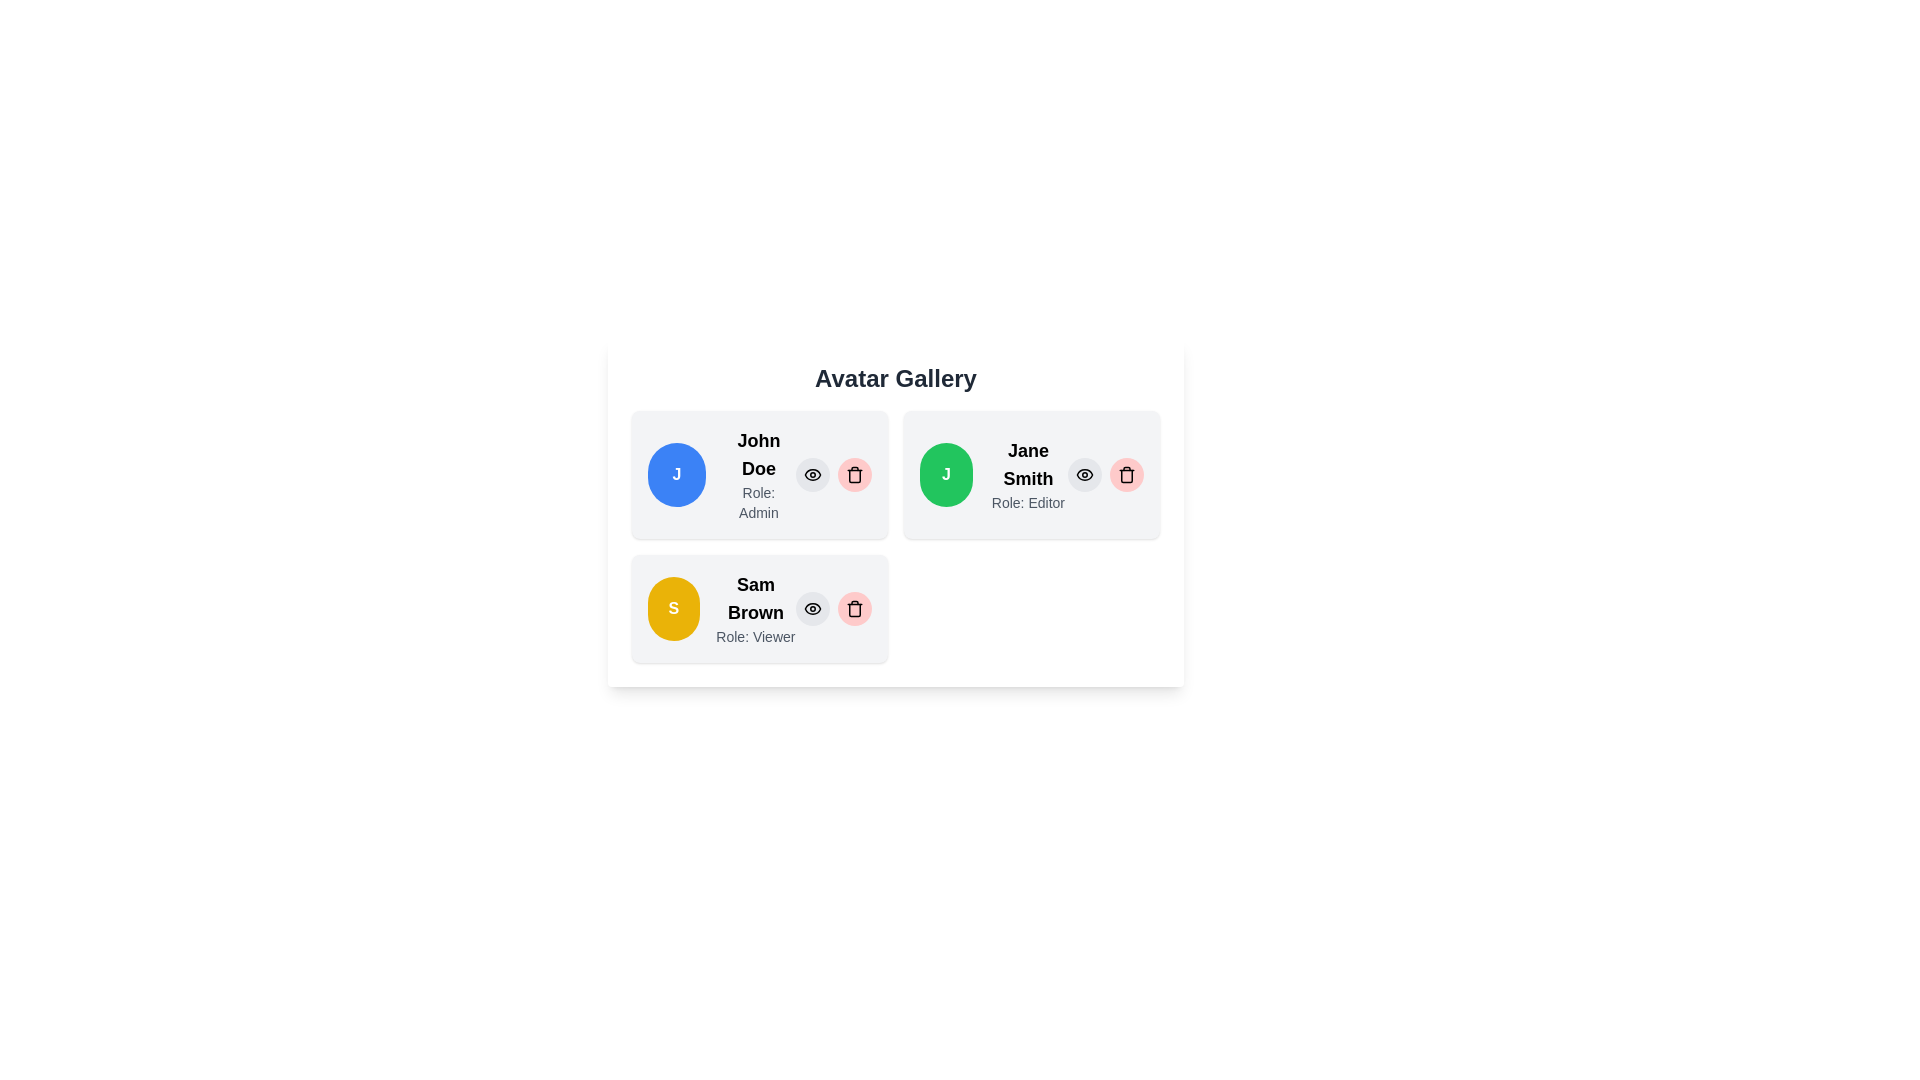 Image resolution: width=1920 pixels, height=1080 pixels. What do you see at coordinates (854, 474) in the screenshot?
I see `the circular pink button with a trash can icon in 'John Doe's card, which is the second button in the right-aligned button group` at bounding box center [854, 474].